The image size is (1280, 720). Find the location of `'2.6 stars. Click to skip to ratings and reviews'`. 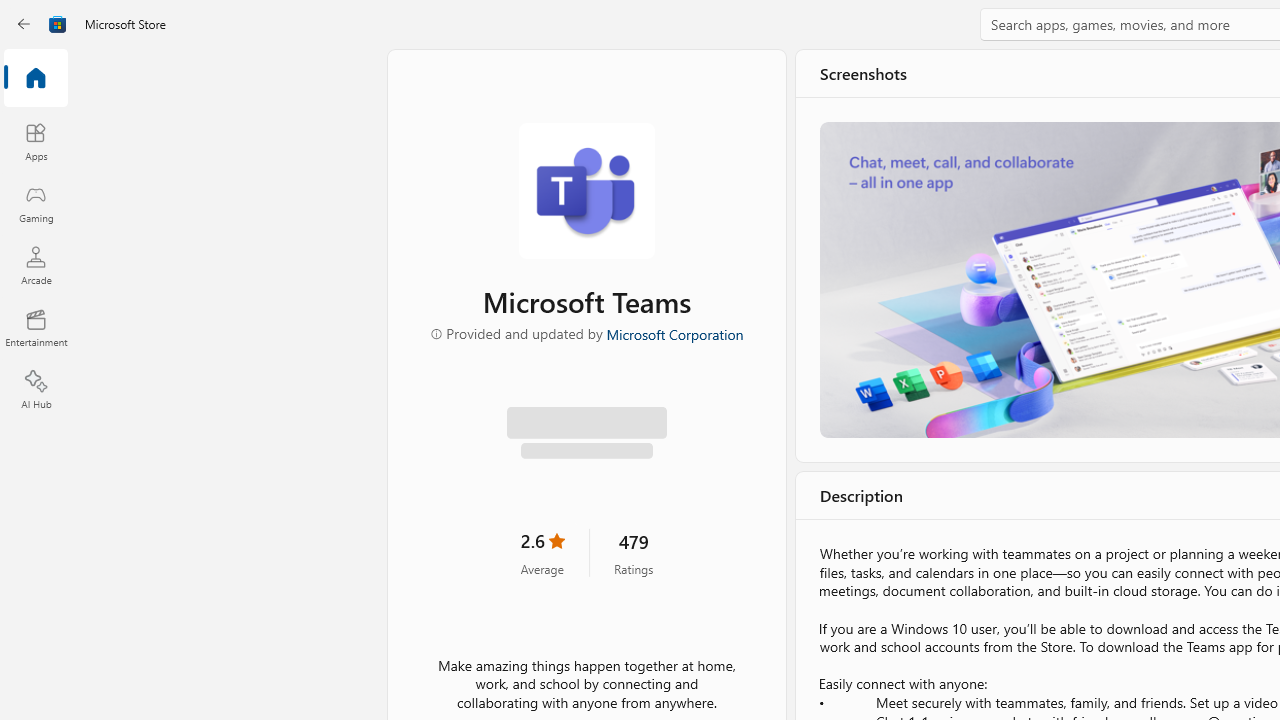

'2.6 stars. Click to skip to ratings and reviews' is located at coordinates (542, 551).